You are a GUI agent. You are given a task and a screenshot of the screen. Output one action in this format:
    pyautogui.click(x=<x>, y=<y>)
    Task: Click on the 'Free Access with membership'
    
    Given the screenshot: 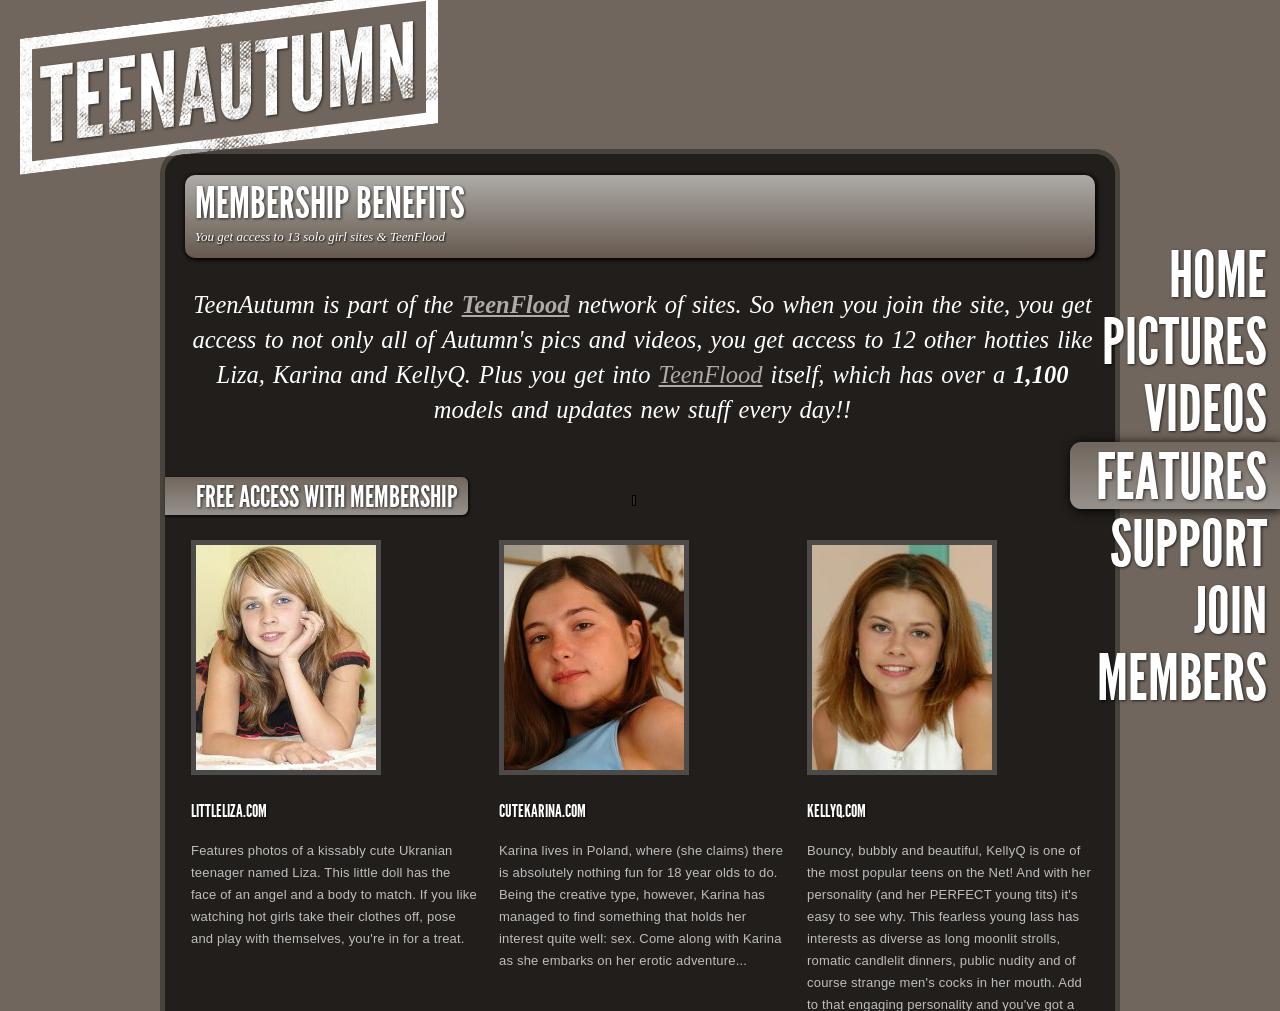 What is the action you would take?
    pyautogui.click(x=327, y=496)
    